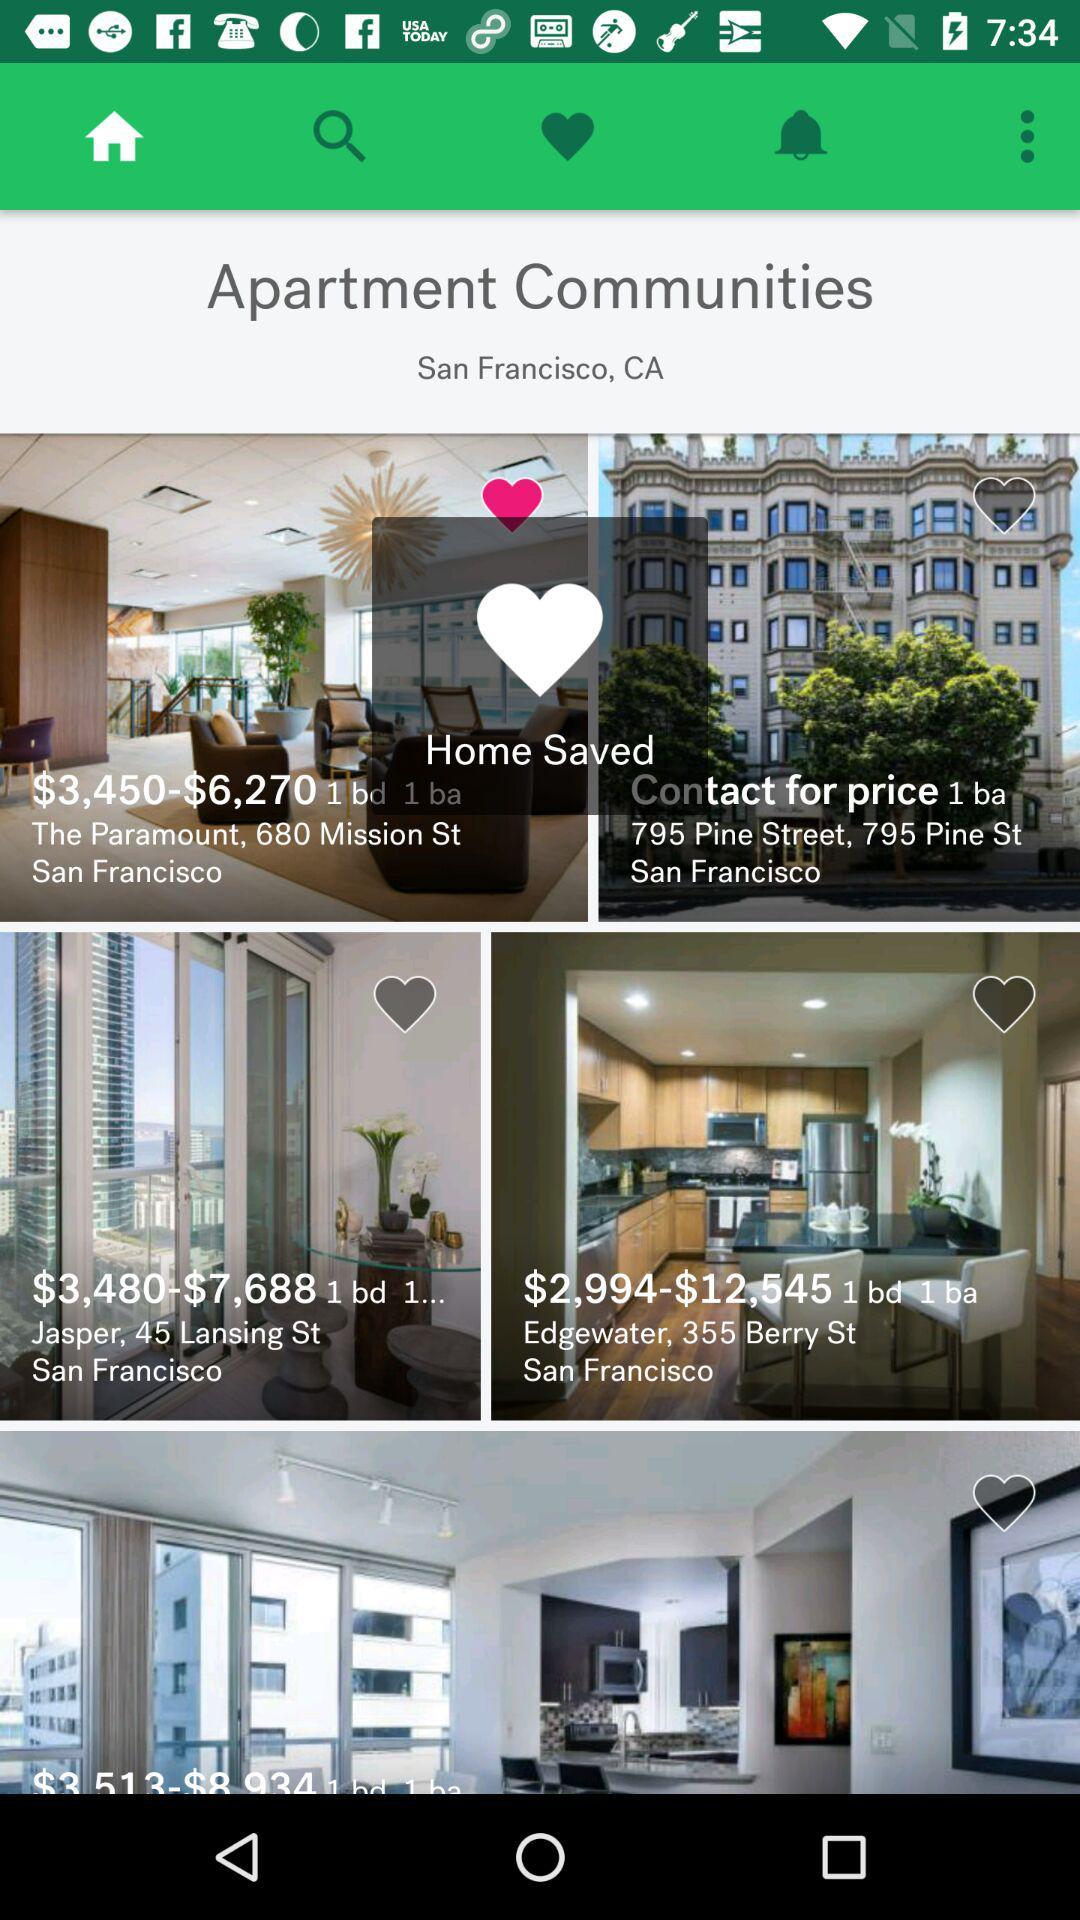 The image size is (1080, 1920). What do you see at coordinates (567, 135) in the screenshot?
I see `heart icon` at bounding box center [567, 135].